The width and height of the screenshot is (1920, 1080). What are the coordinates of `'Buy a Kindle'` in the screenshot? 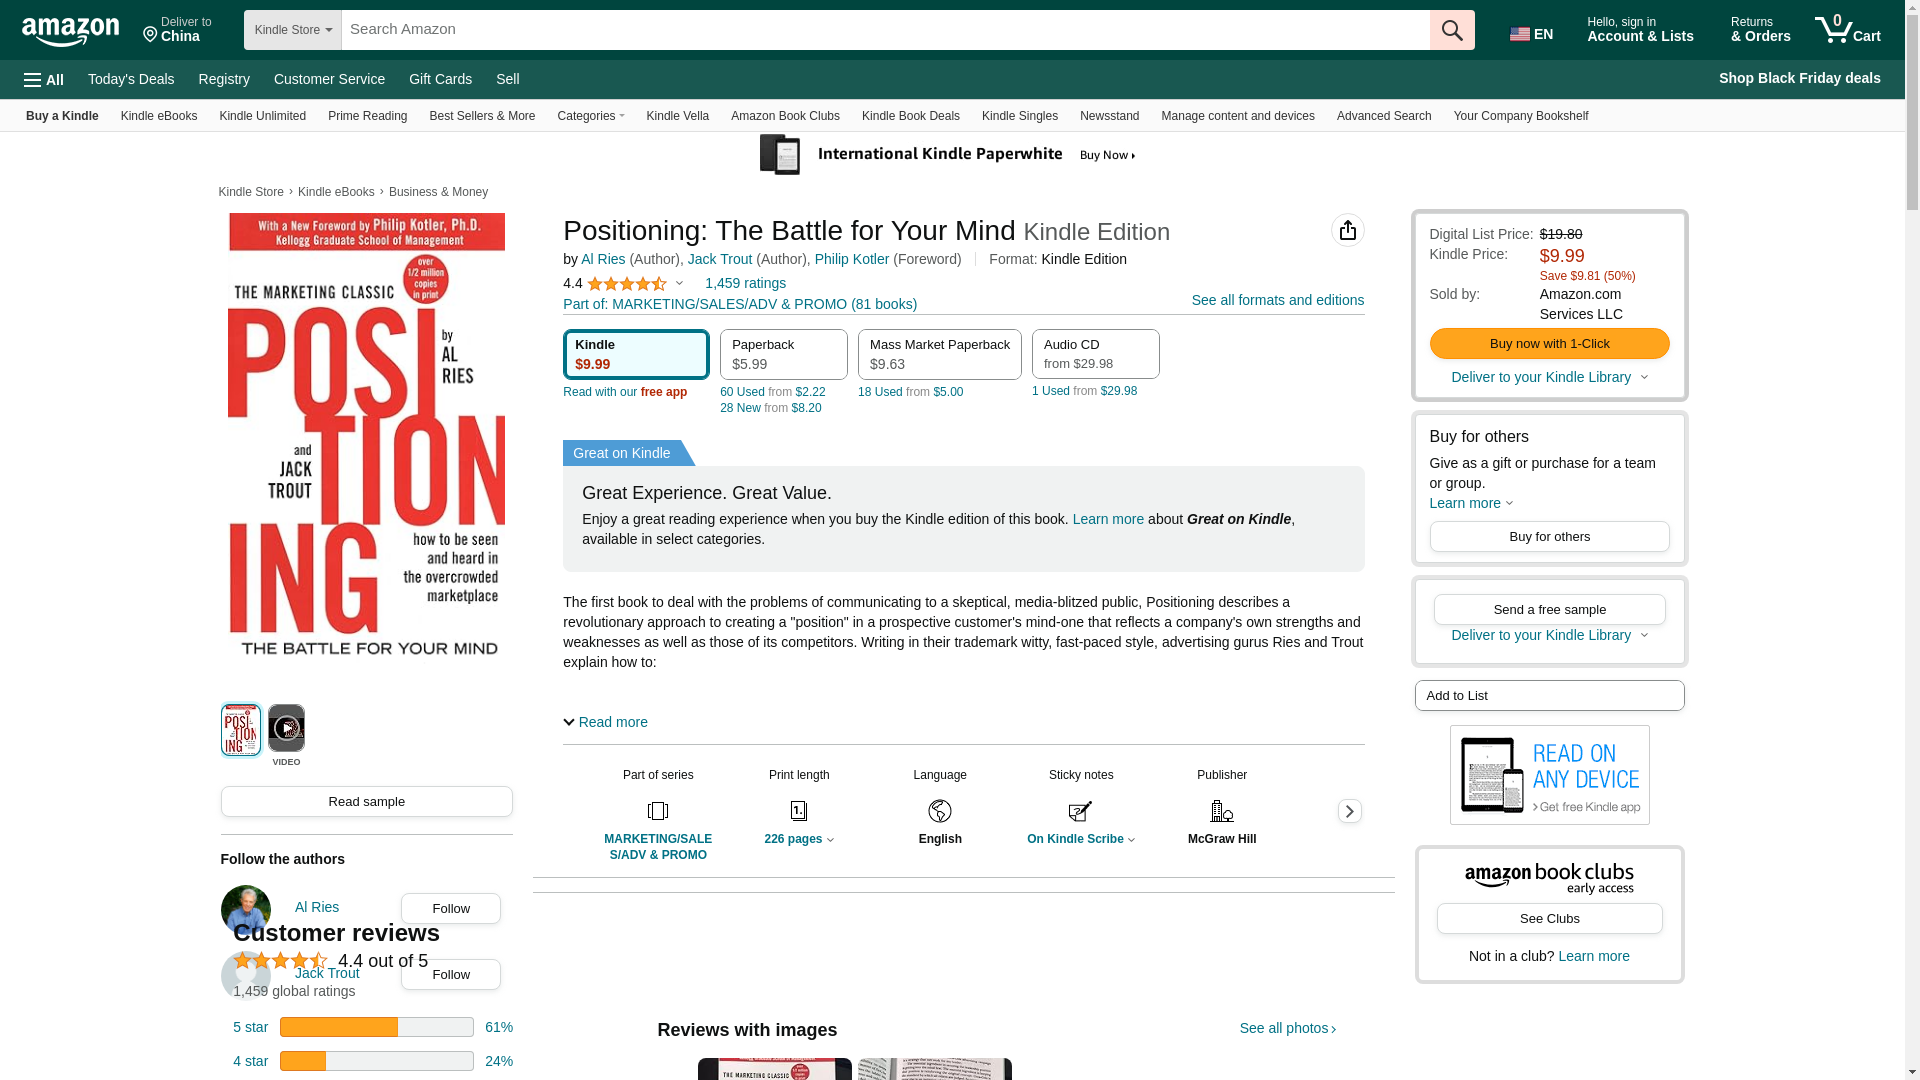 It's located at (62, 115).